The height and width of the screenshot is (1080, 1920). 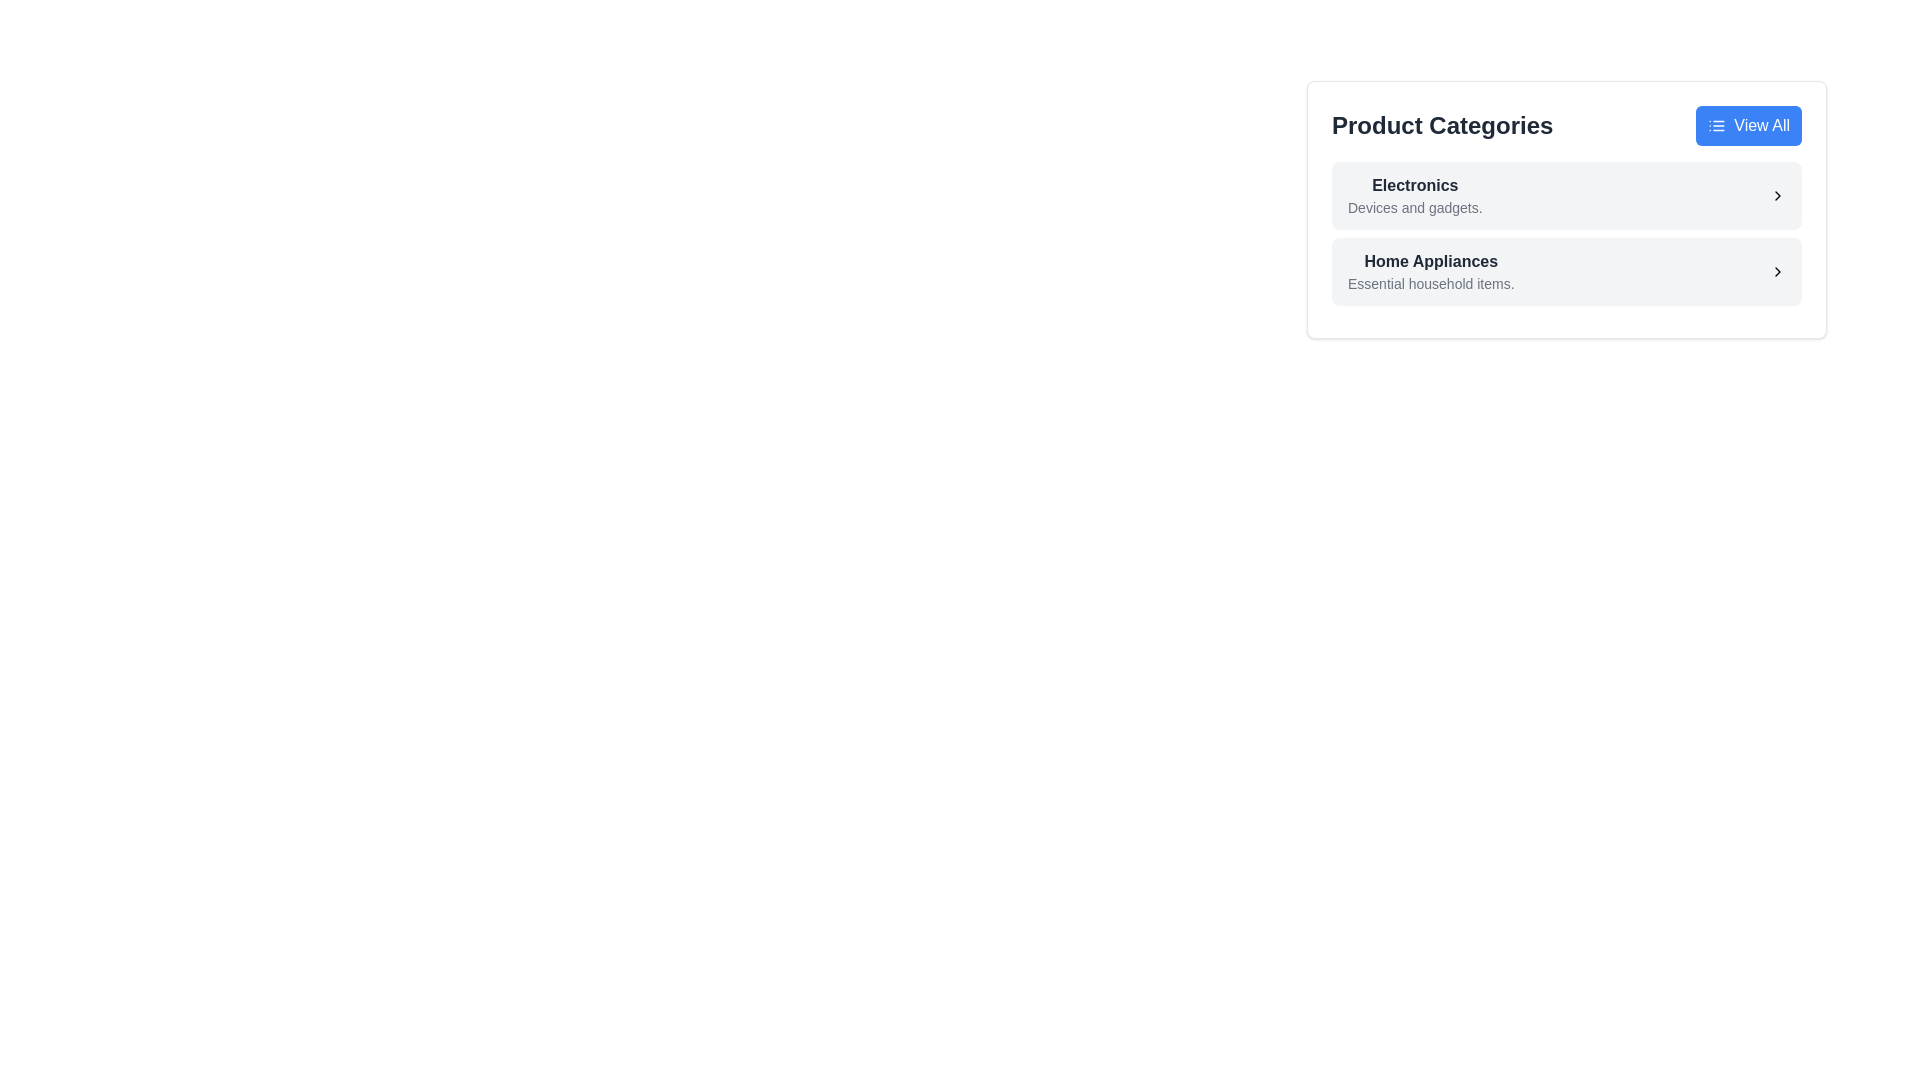 I want to click on 'Home Appliances' label located in the 'Product Categories' panel, which is the second item after 'Electronics', so click(x=1430, y=261).